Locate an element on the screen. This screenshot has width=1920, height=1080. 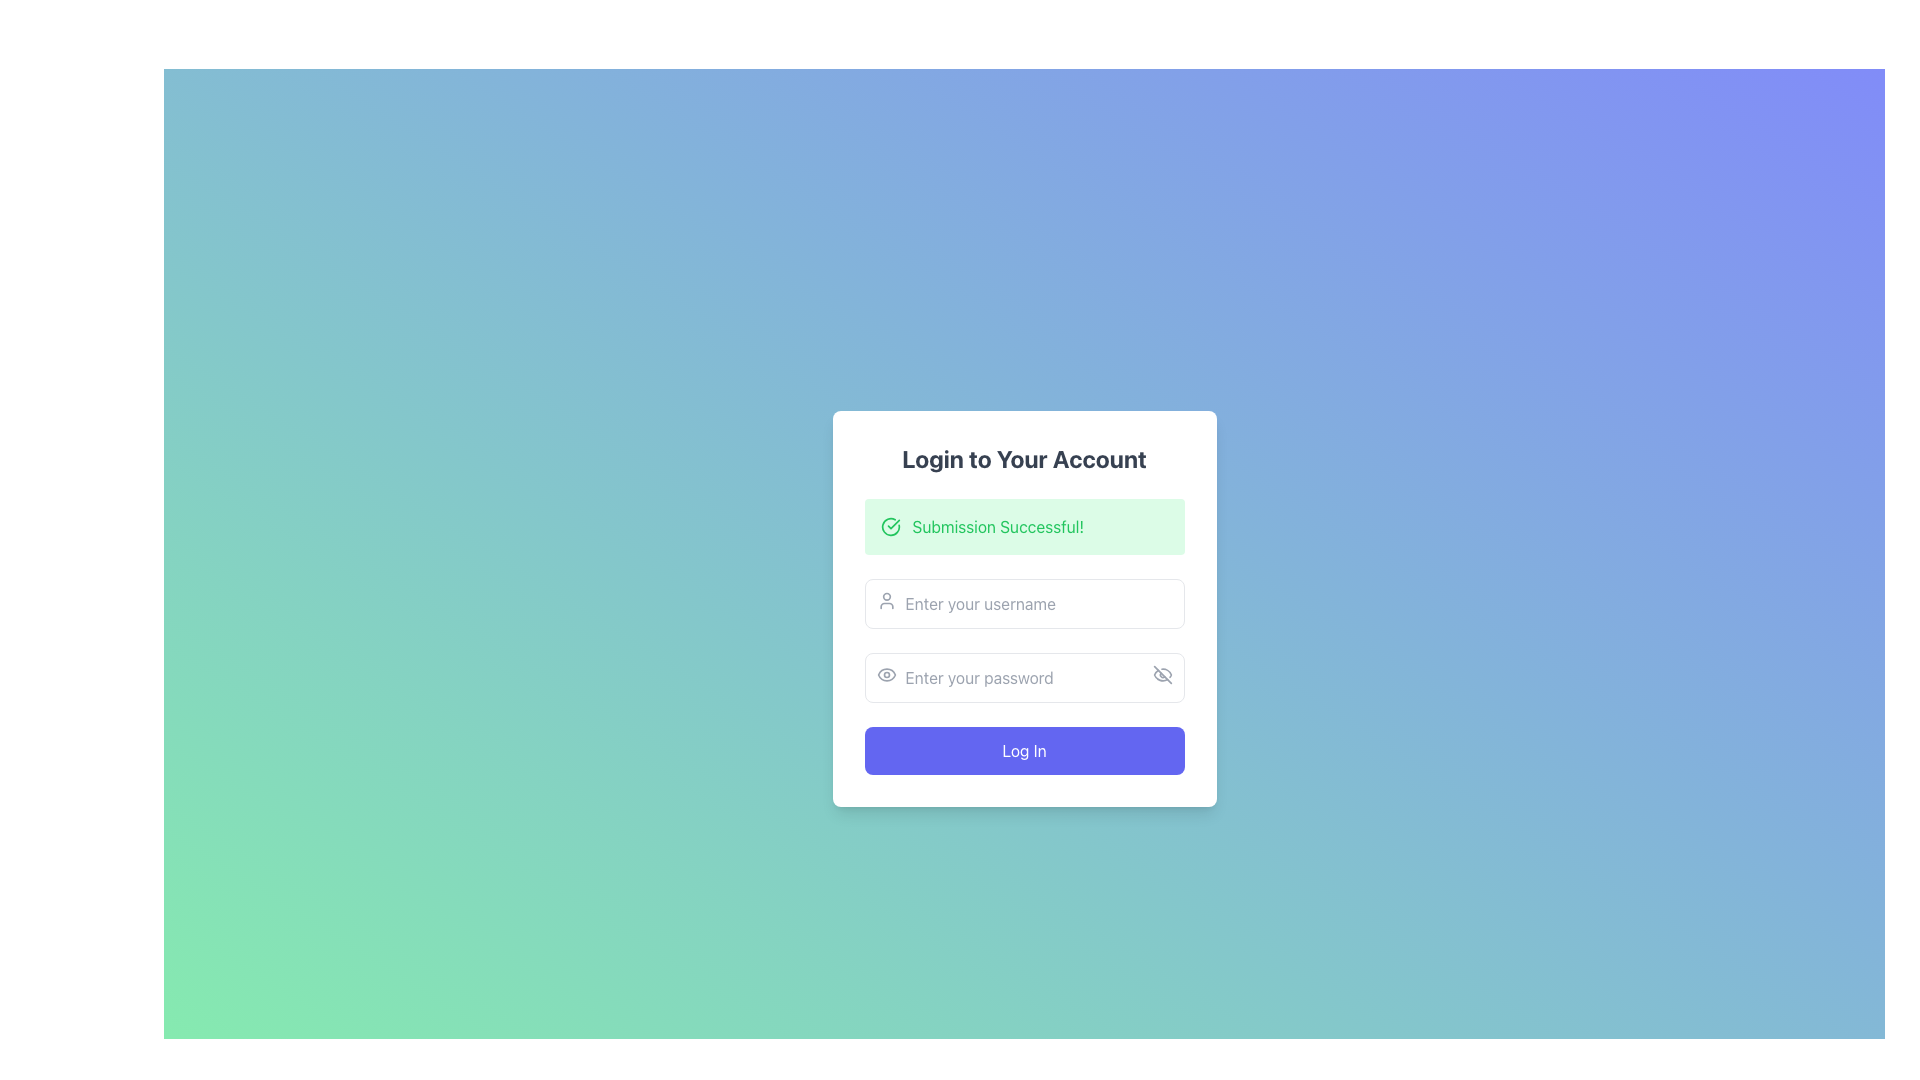
the button located in the top-right corner of the password input field is located at coordinates (1162, 675).